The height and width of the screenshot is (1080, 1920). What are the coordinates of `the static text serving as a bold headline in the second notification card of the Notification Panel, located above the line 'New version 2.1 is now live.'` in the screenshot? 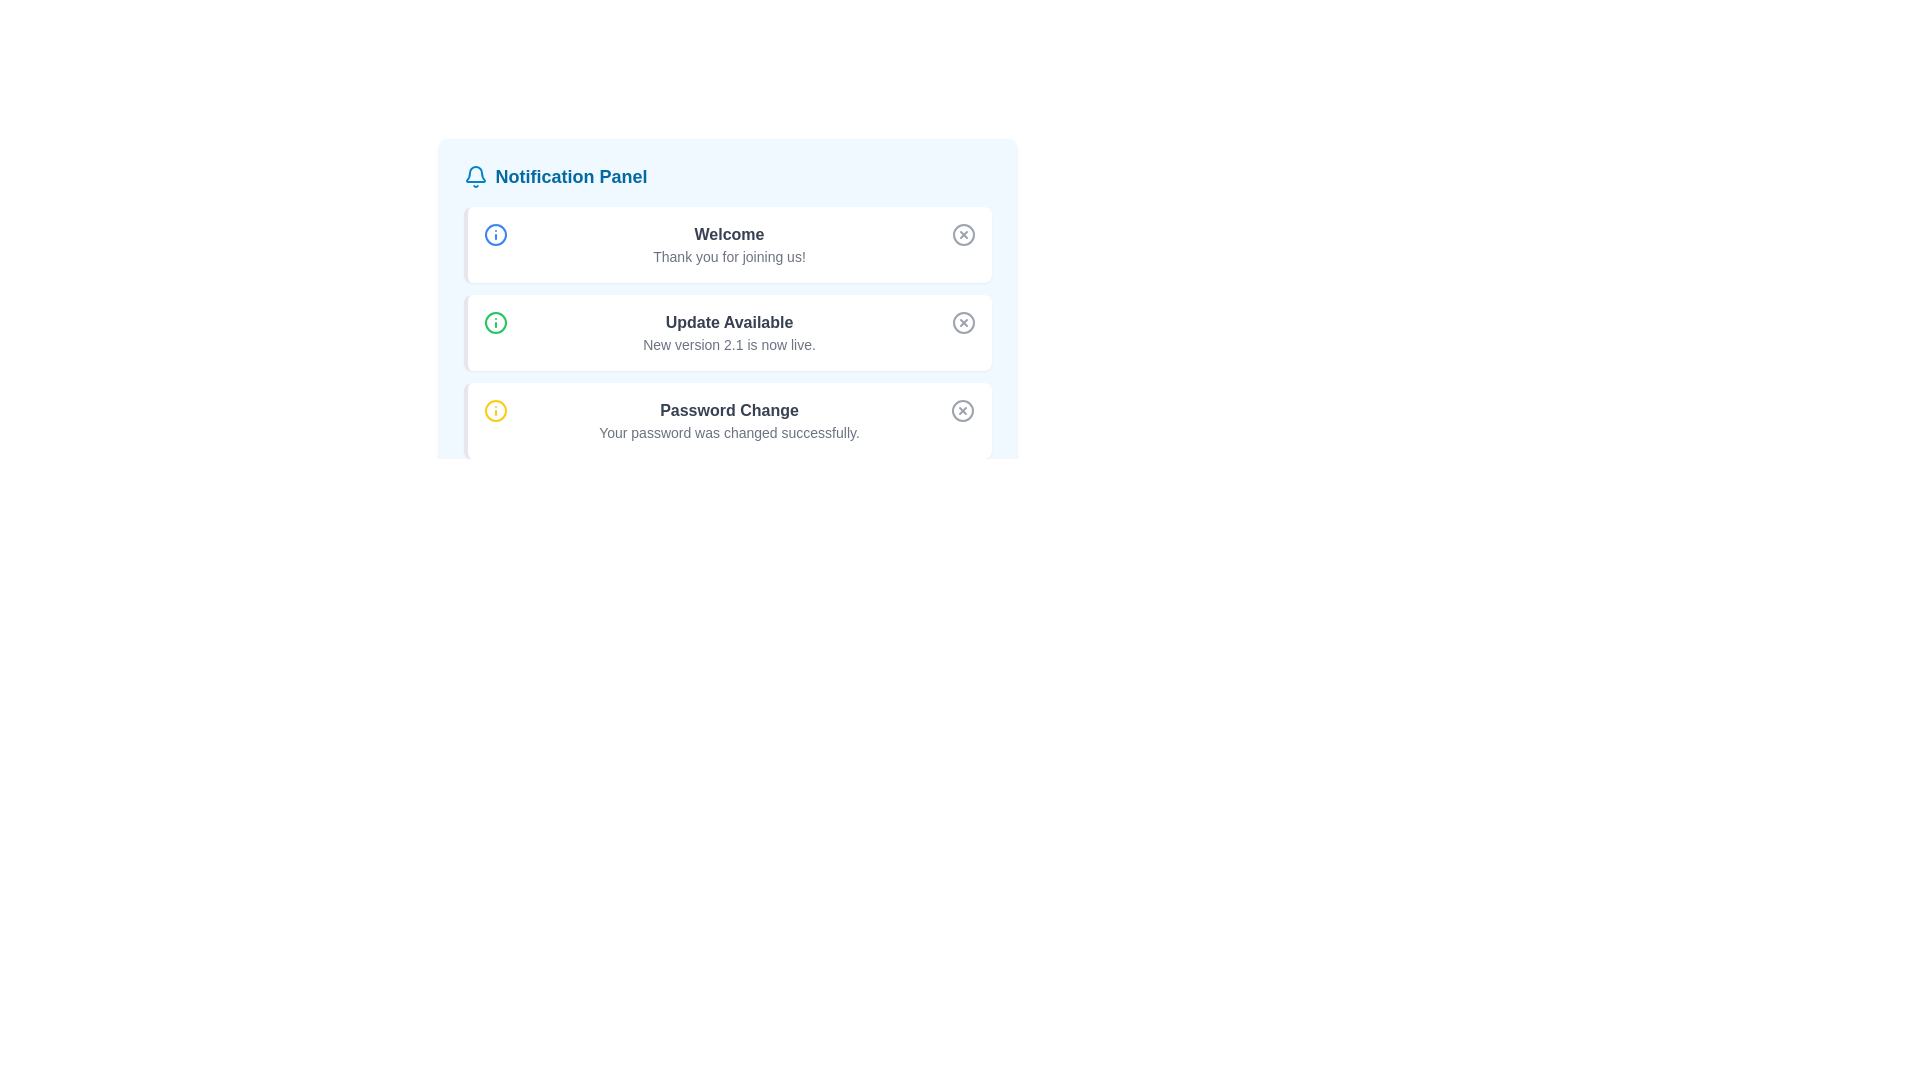 It's located at (728, 322).